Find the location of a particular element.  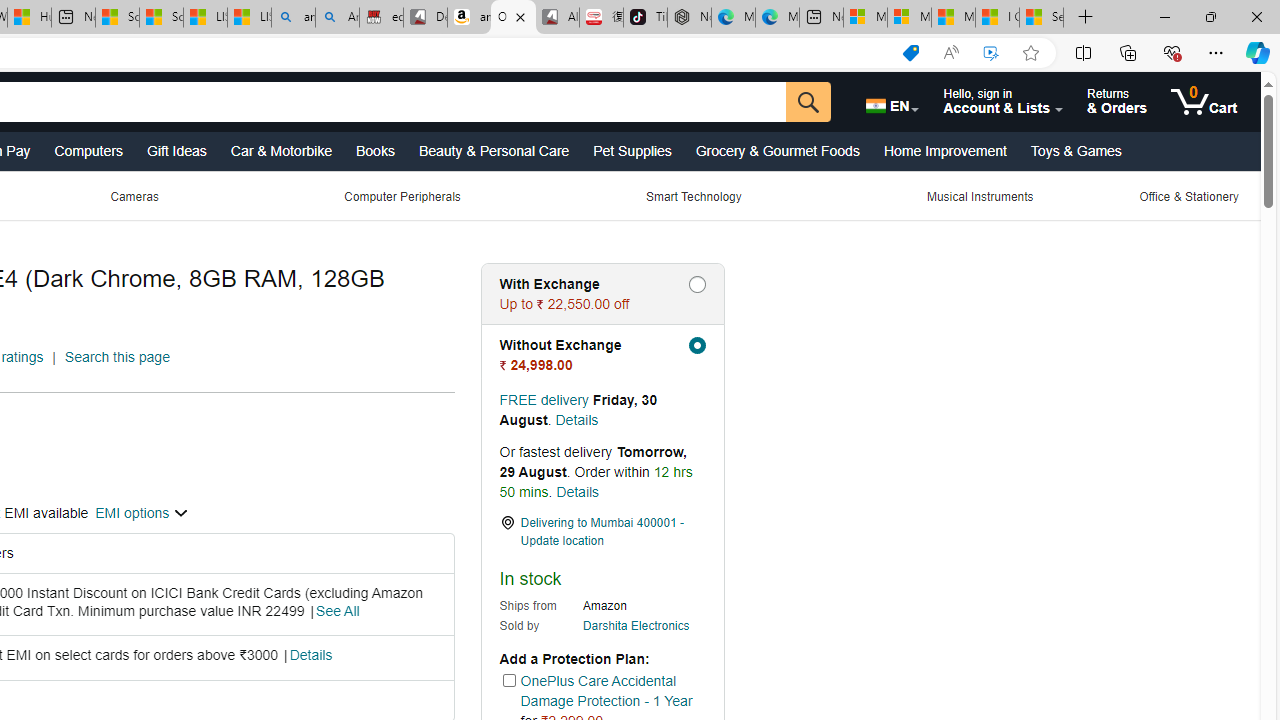

'Go' is located at coordinates (808, 101).